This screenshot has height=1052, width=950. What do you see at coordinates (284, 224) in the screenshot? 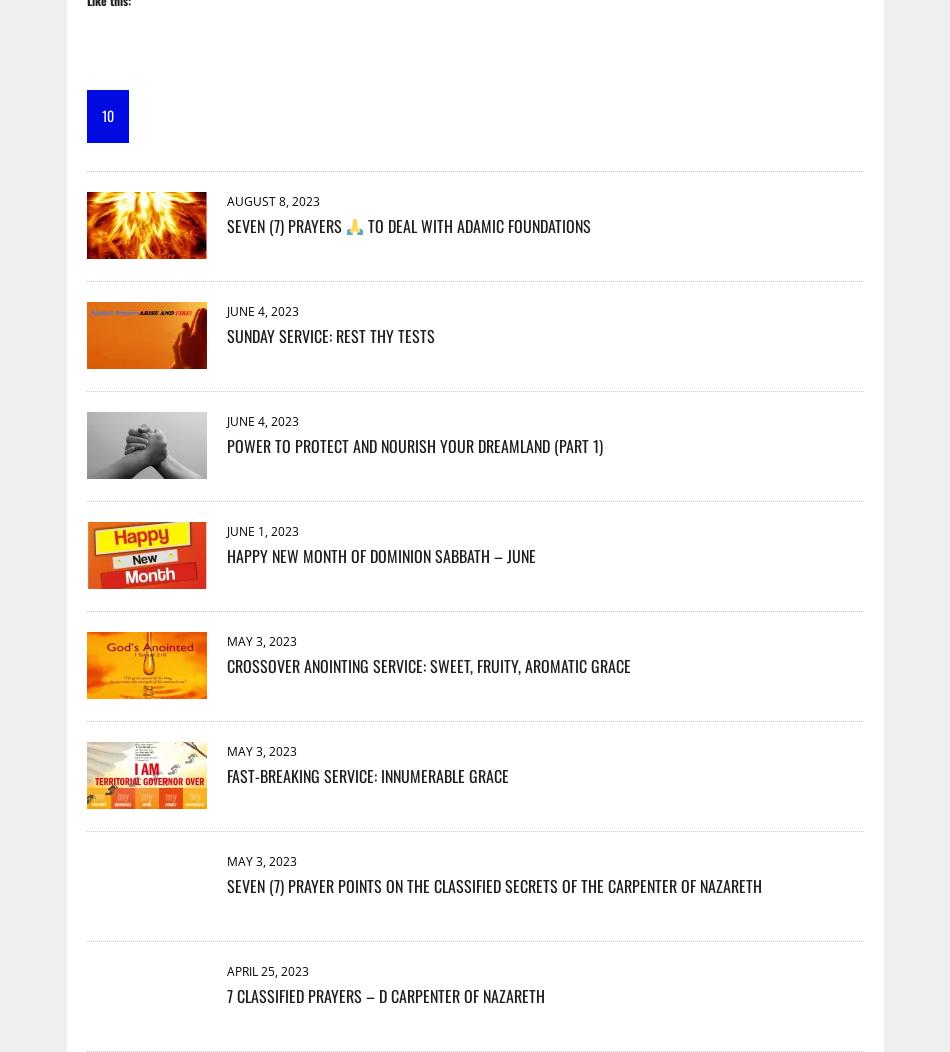
I see `'SEVEN (7) PRAYERS'` at bounding box center [284, 224].